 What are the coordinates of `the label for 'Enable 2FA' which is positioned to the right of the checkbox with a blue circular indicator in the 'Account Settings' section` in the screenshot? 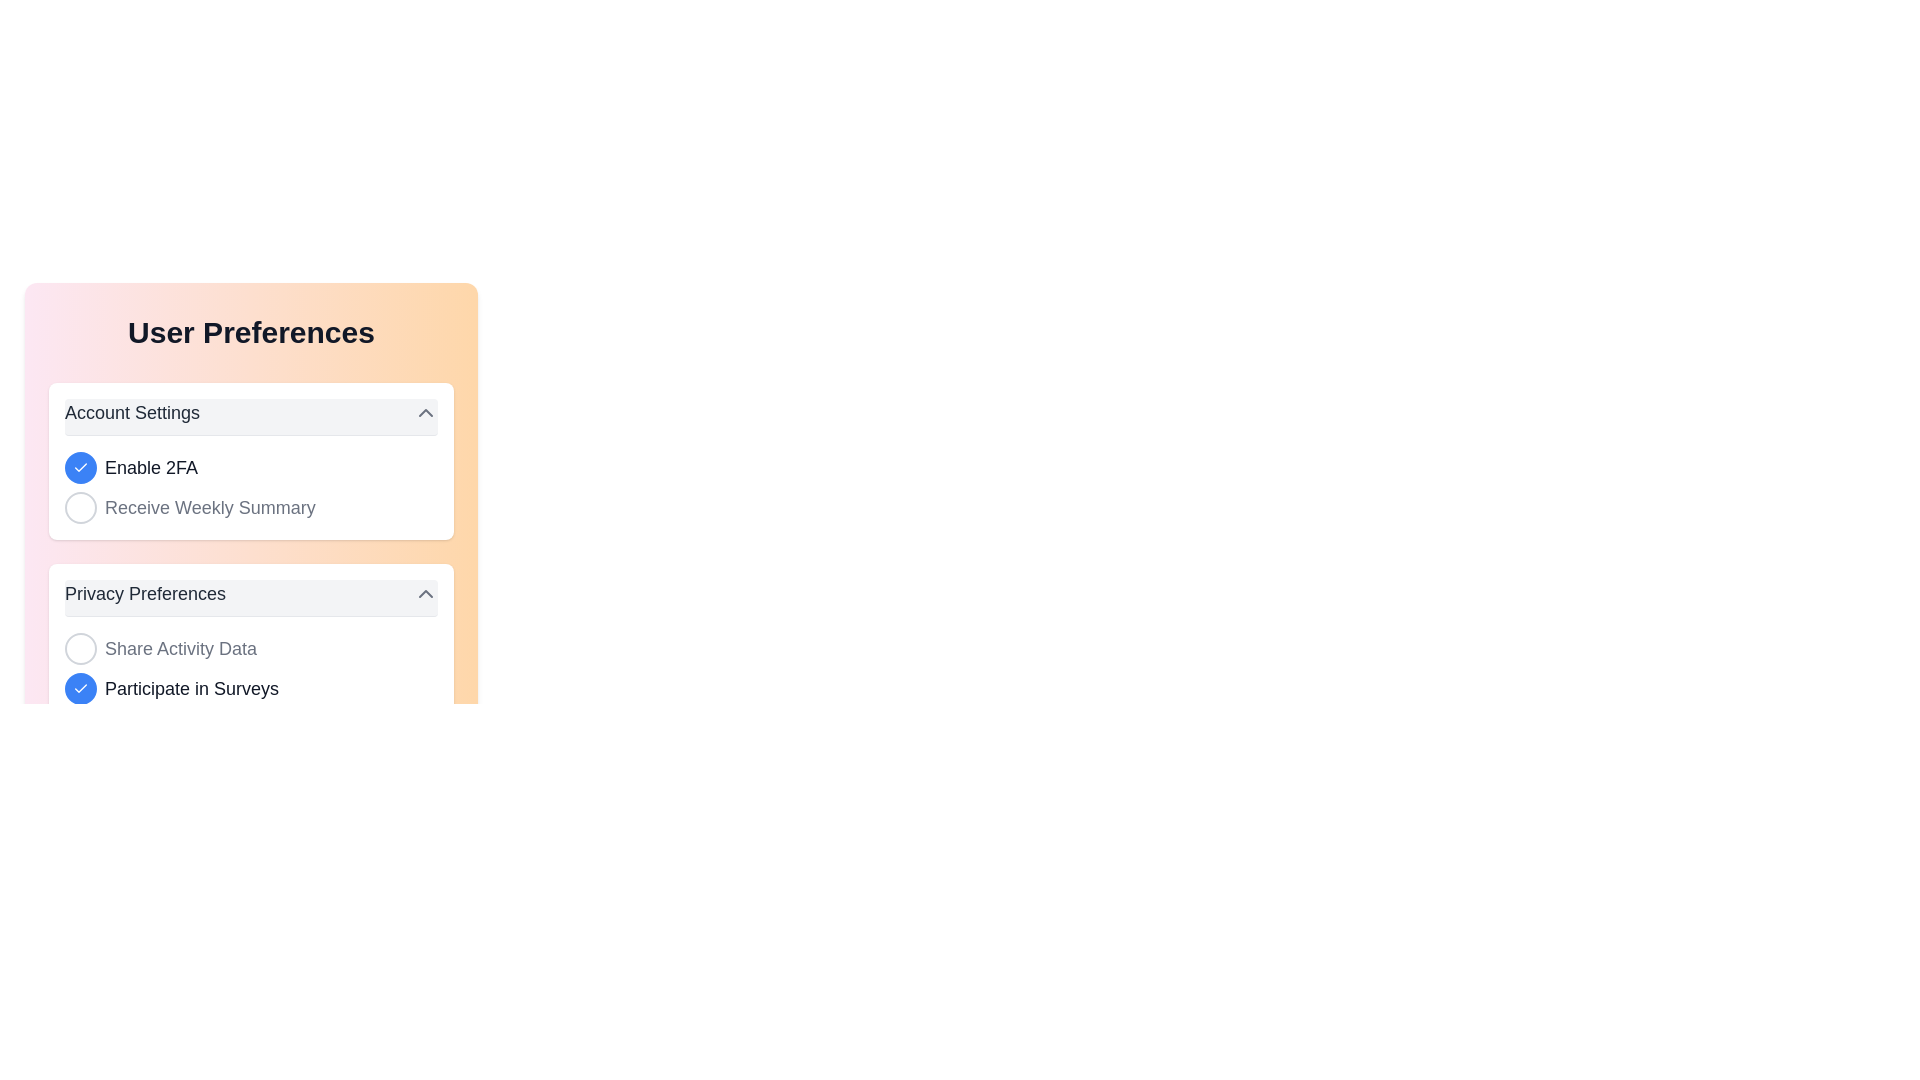 It's located at (150, 467).